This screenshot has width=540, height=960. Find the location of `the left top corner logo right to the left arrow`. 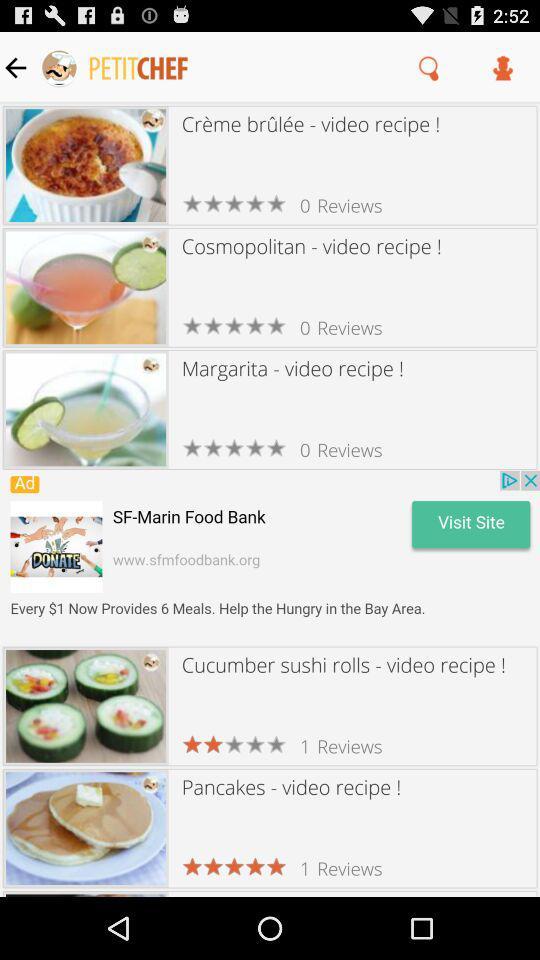

the left top corner logo right to the left arrow is located at coordinates (115, 67).